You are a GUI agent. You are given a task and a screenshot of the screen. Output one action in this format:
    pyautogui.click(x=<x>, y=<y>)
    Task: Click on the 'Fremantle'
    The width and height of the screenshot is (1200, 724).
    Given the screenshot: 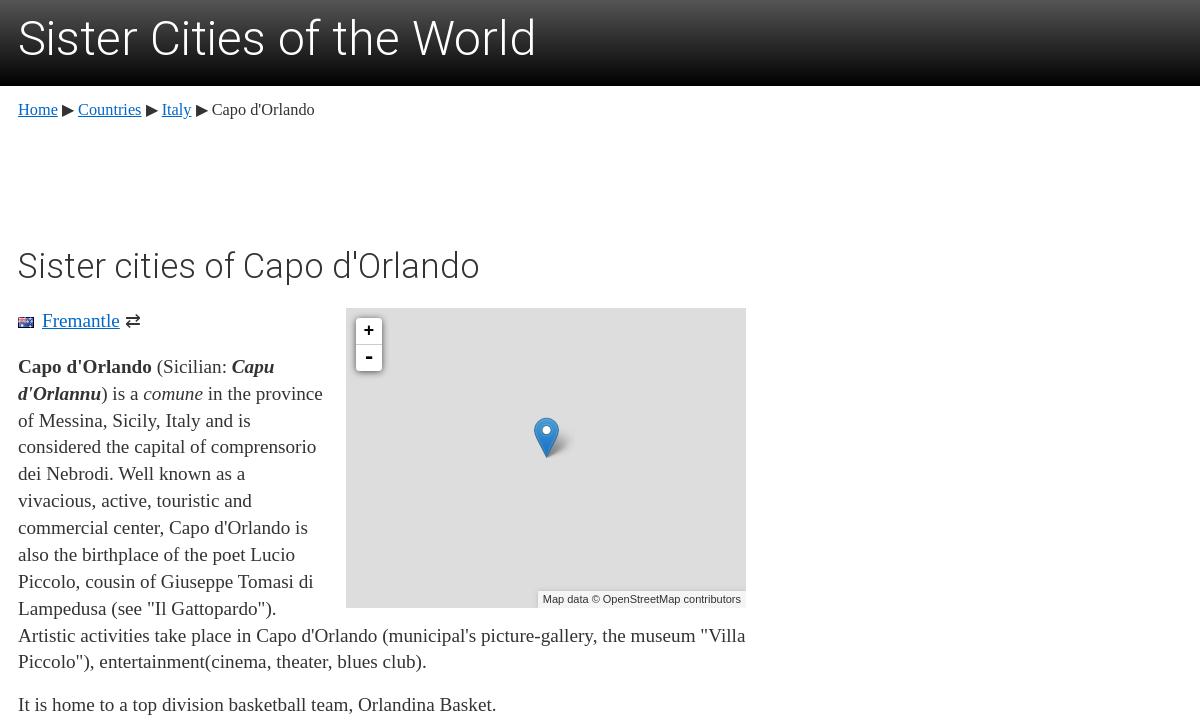 What is the action you would take?
    pyautogui.click(x=80, y=318)
    